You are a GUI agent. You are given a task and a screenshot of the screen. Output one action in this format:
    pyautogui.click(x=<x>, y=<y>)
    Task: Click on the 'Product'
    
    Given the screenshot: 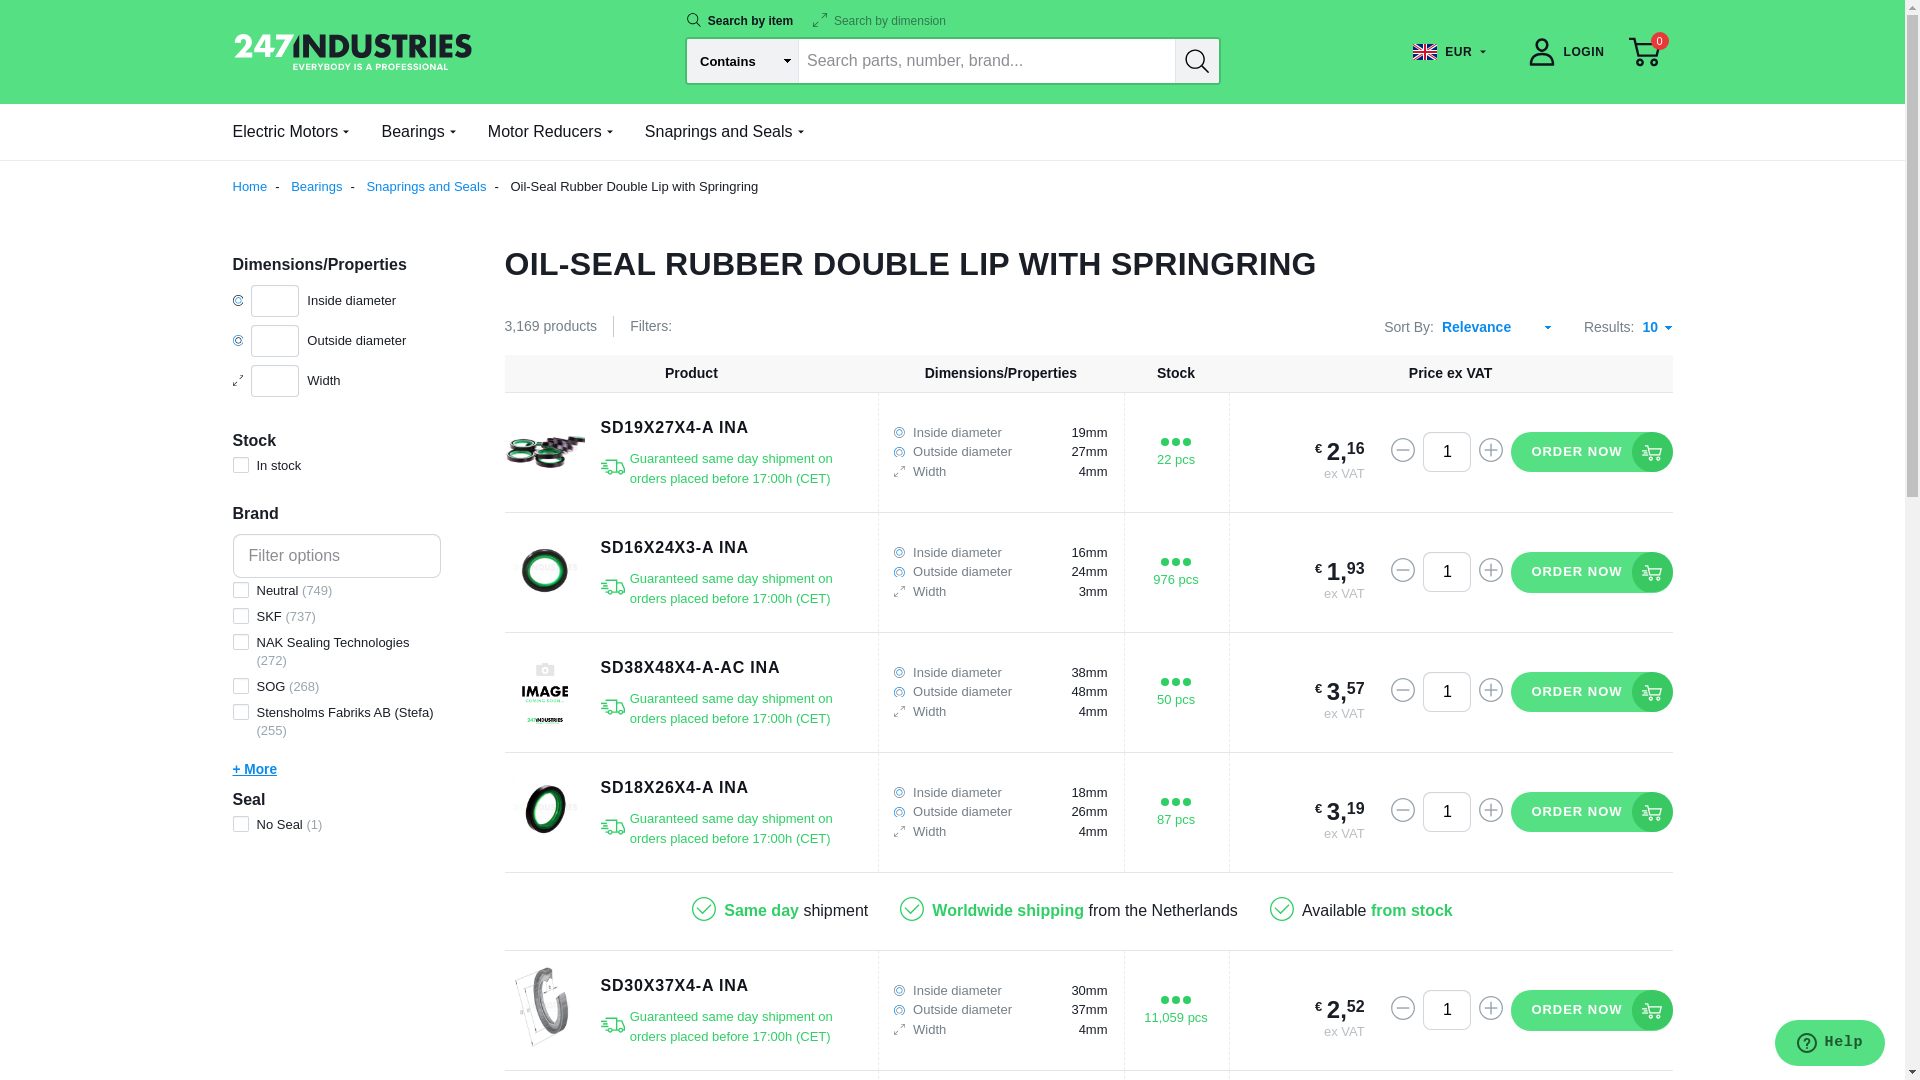 What is the action you would take?
    pyautogui.click(x=691, y=372)
    